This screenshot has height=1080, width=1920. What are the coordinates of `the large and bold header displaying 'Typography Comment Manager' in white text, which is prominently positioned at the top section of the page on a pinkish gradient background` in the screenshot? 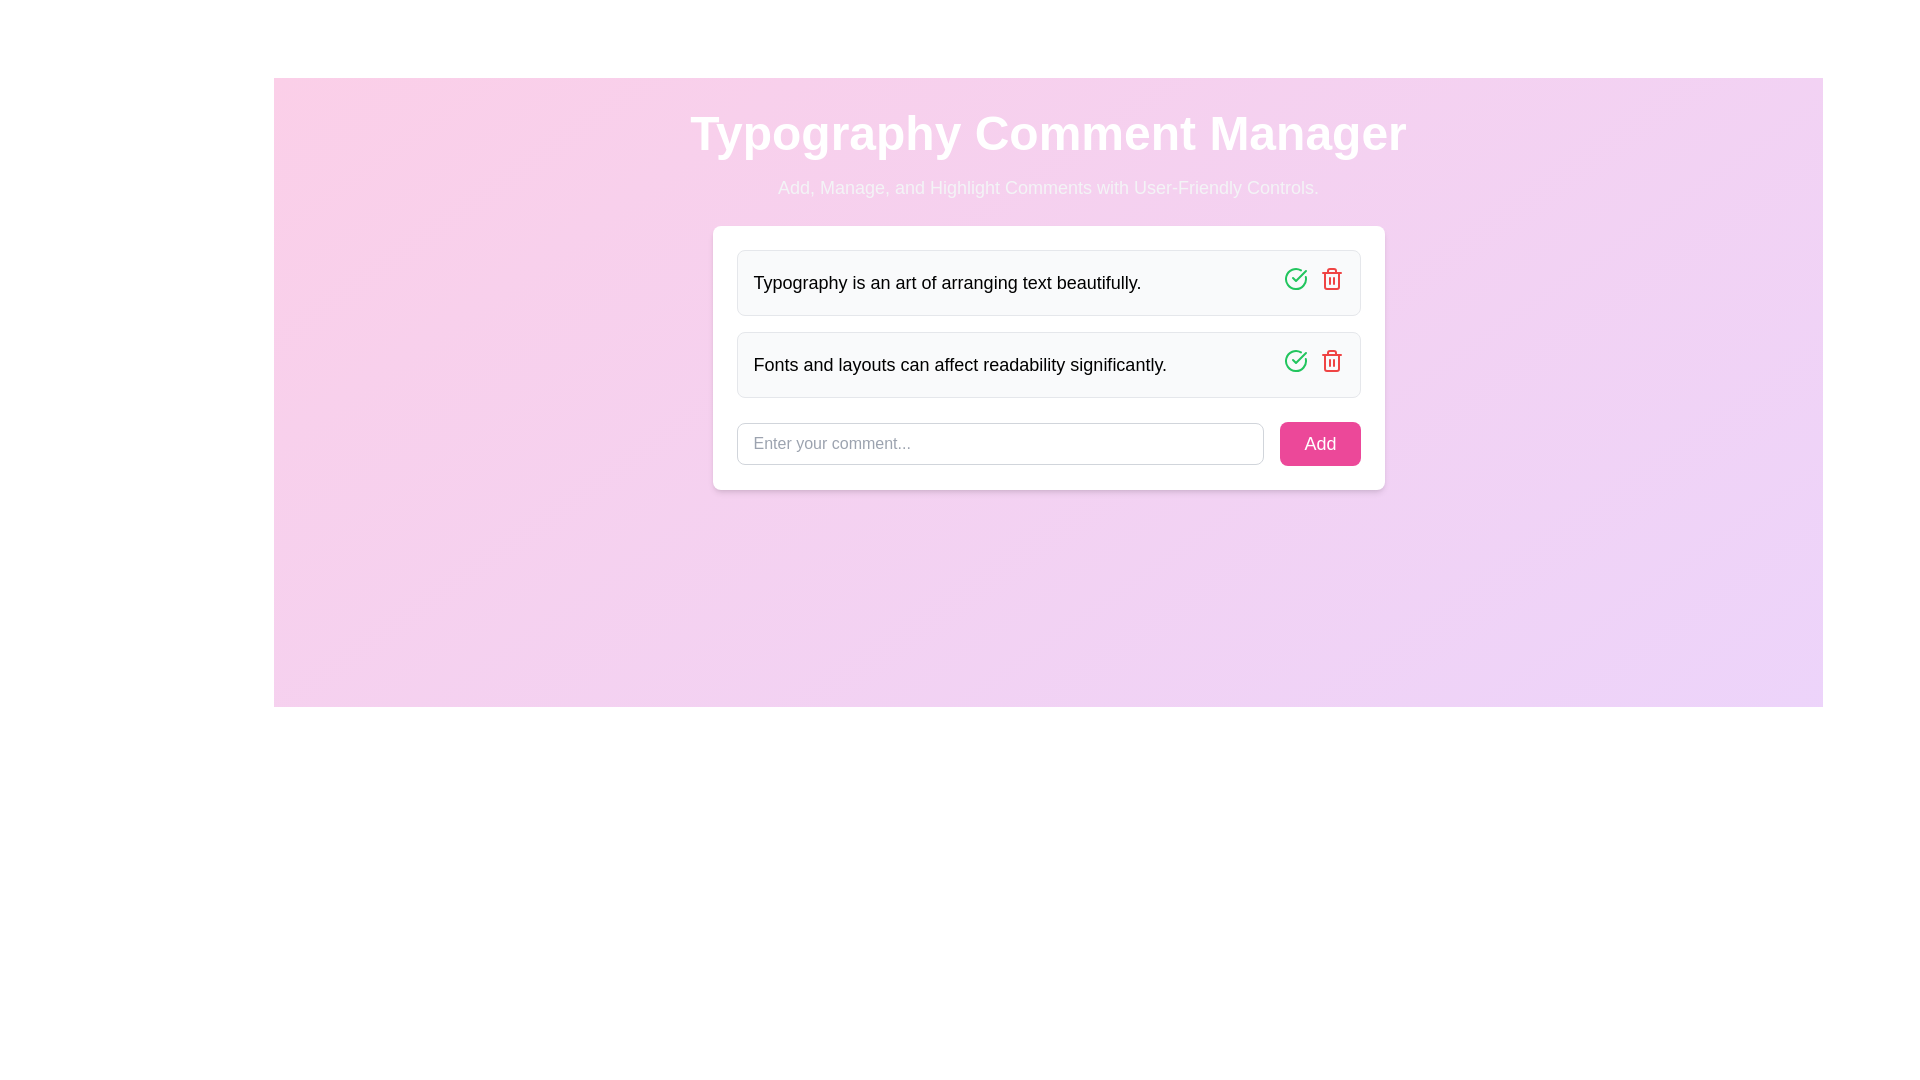 It's located at (1047, 134).